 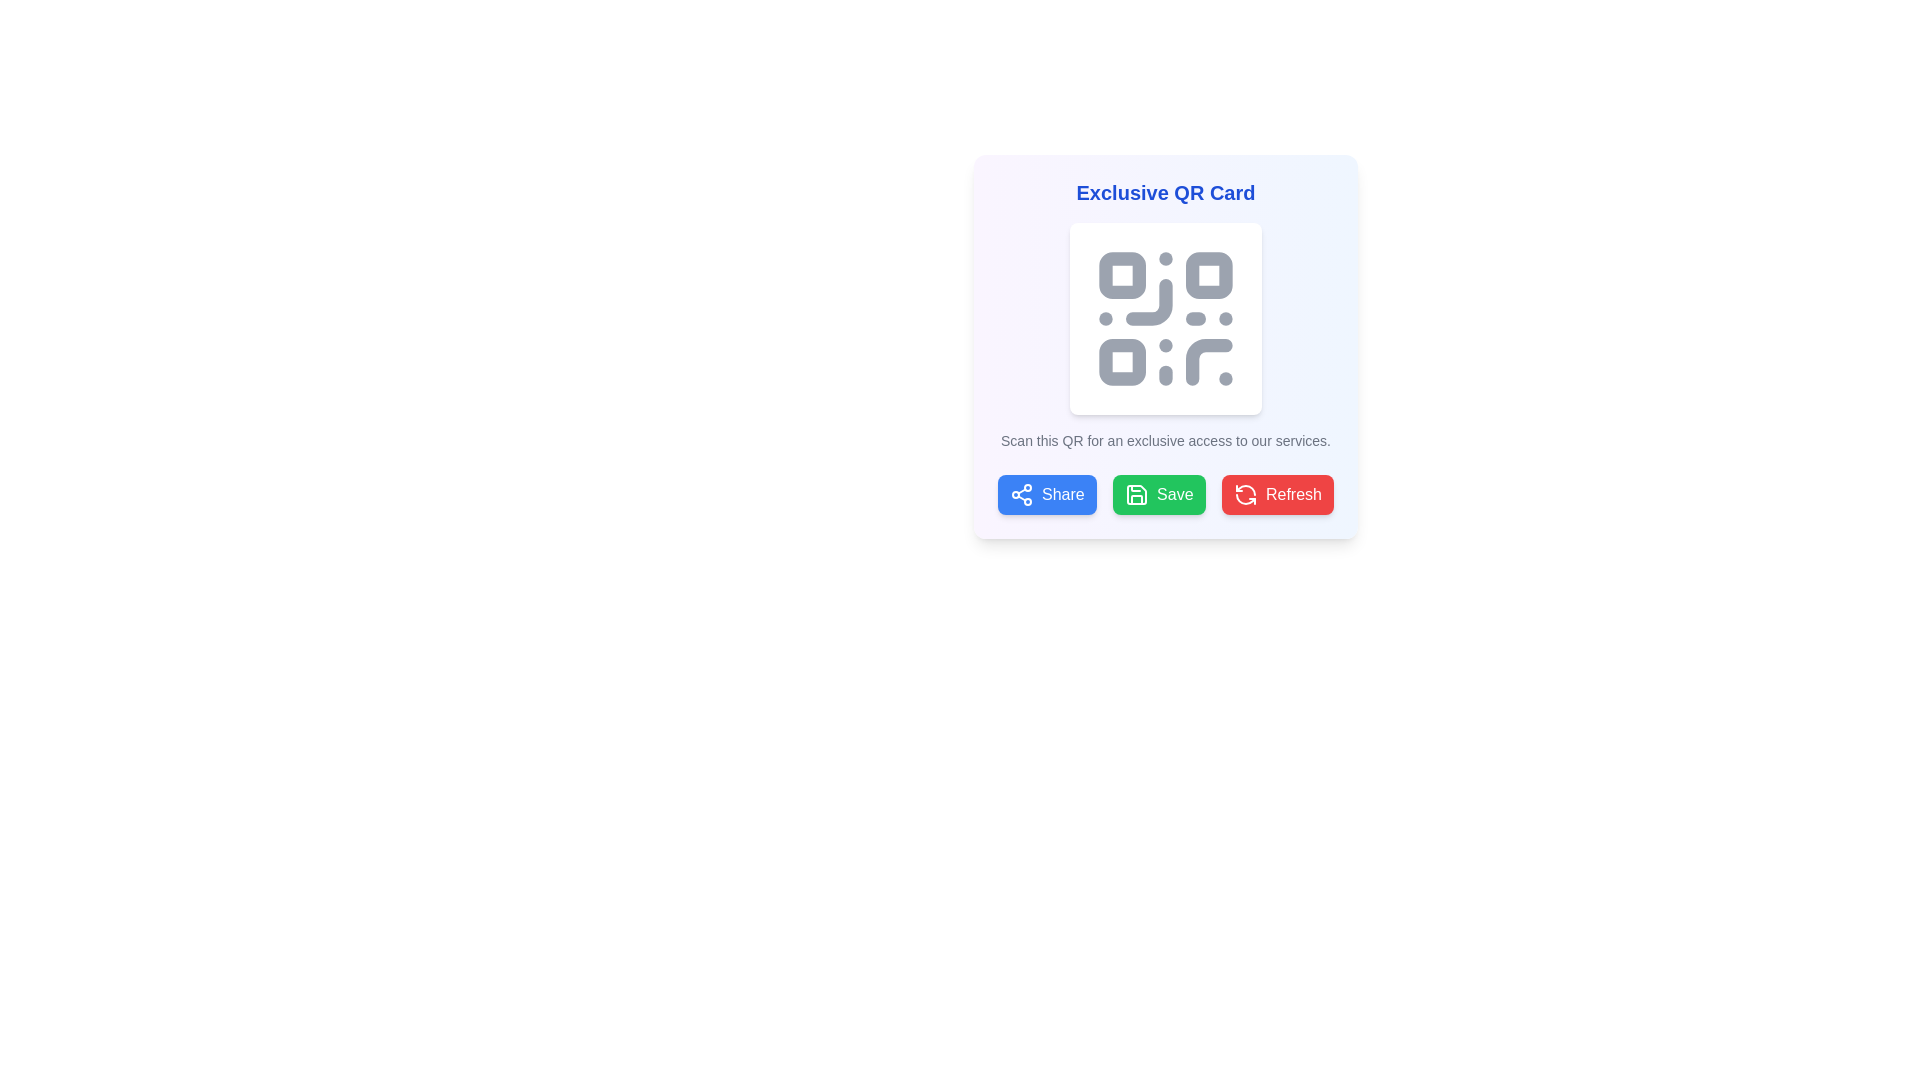 What do you see at coordinates (1137, 494) in the screenshot?
I see `the save Icon button, which is the second button from the left in a row of action buttons, to trigger the tooltip display` at bounding box center [1137, 494].